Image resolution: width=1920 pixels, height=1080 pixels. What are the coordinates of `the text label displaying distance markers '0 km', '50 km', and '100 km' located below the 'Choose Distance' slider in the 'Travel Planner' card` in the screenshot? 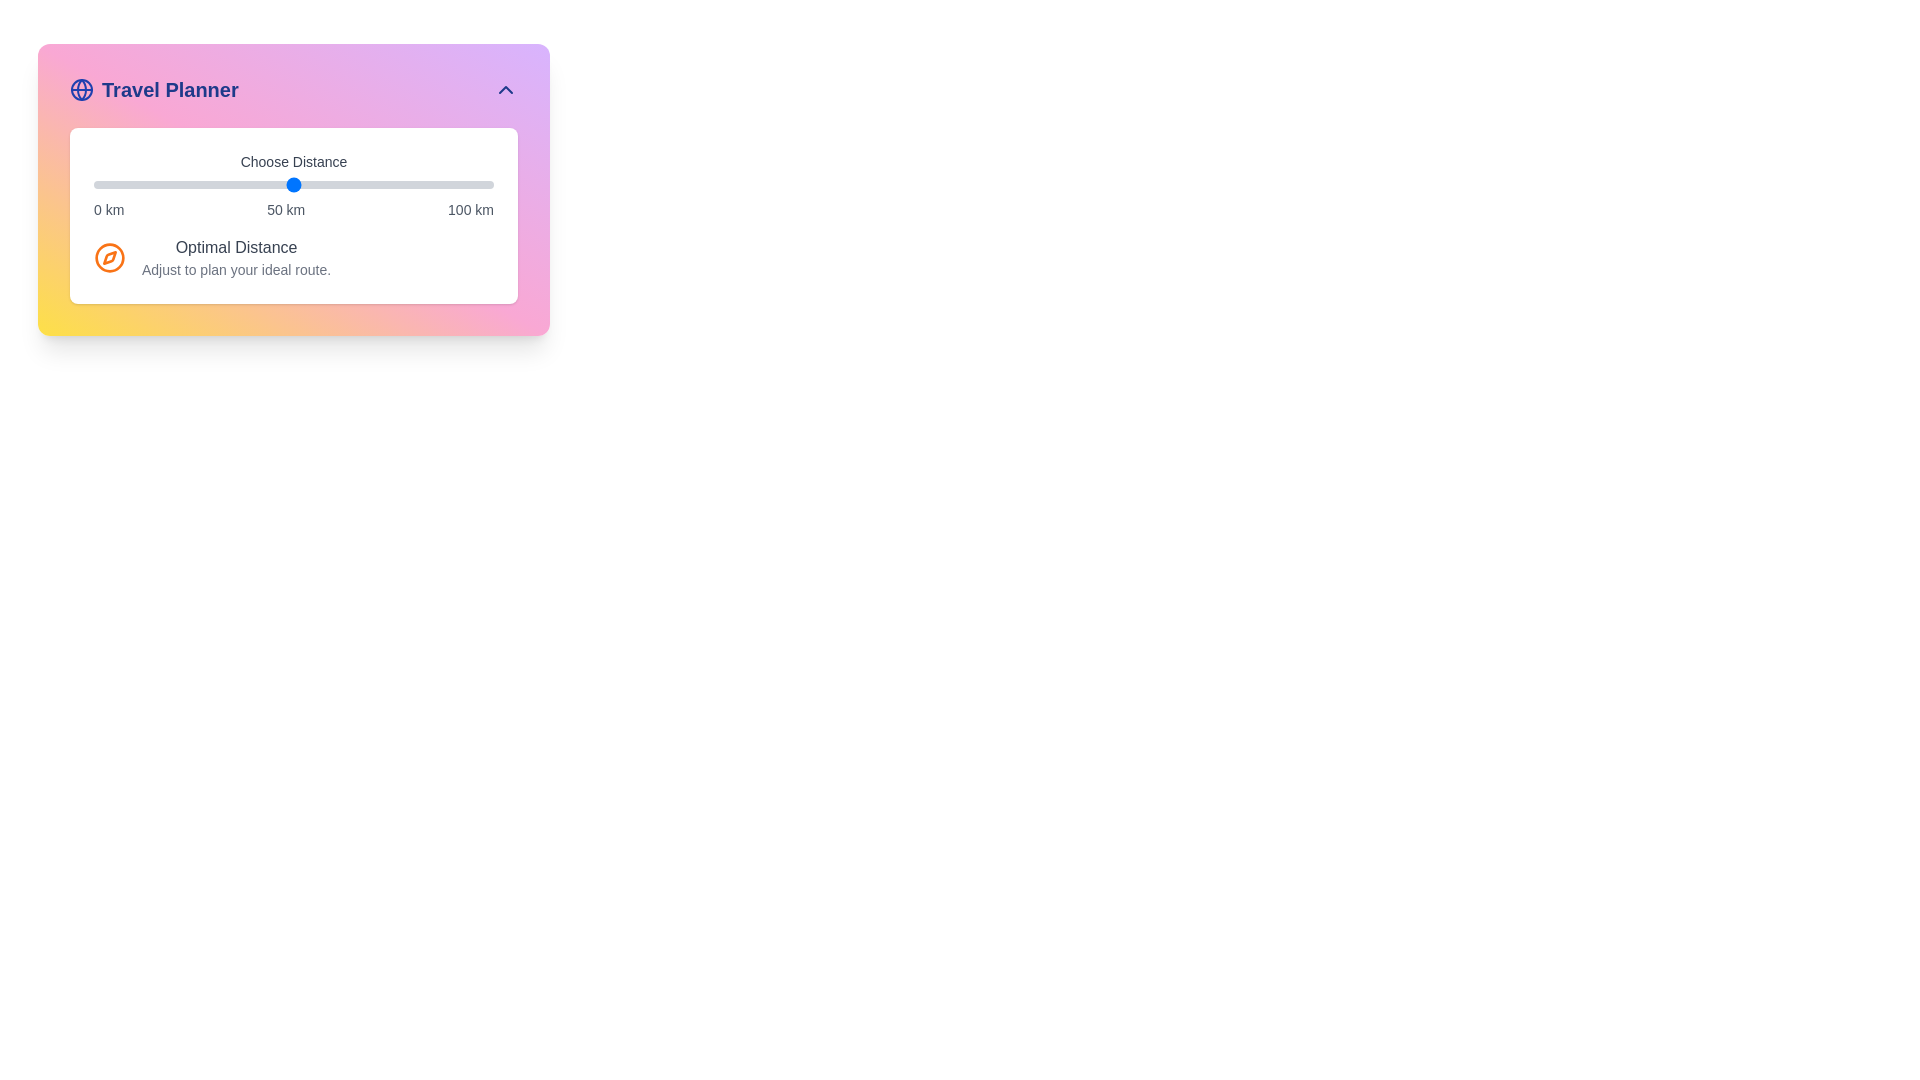 It's located at (292, 209).